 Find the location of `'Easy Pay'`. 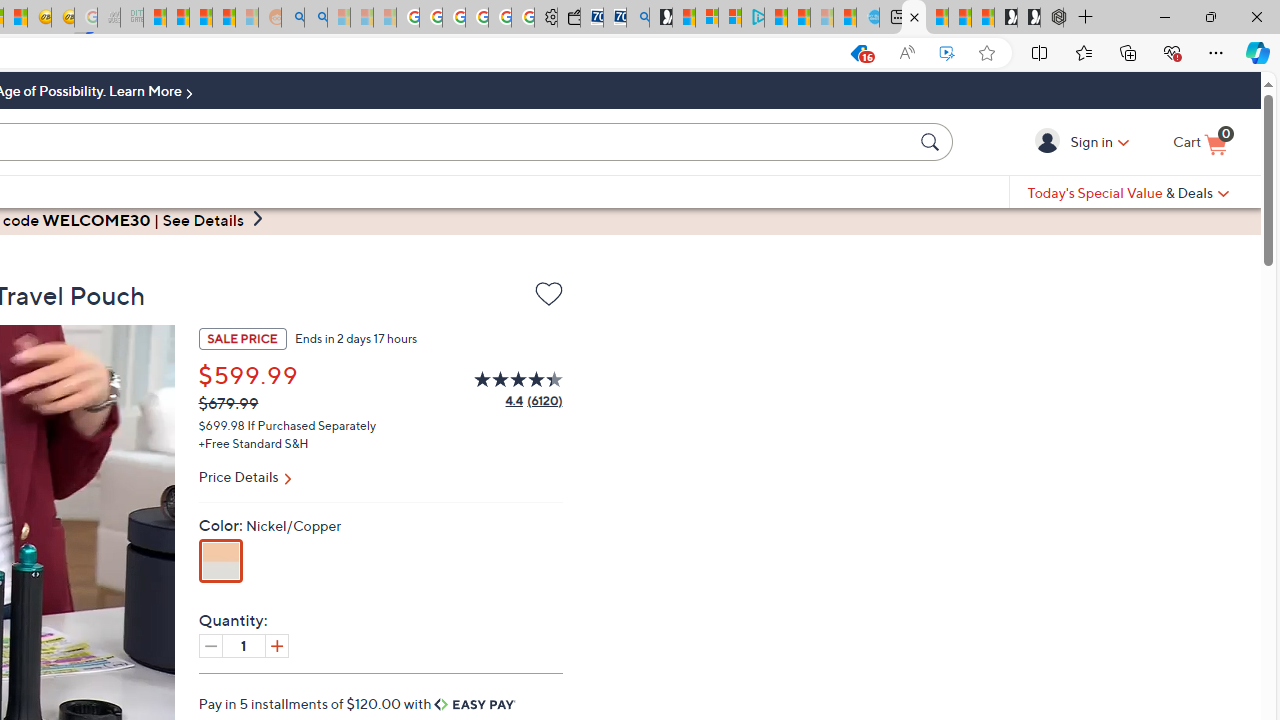

'Easy Pay' is located at coordinates (474, 703).